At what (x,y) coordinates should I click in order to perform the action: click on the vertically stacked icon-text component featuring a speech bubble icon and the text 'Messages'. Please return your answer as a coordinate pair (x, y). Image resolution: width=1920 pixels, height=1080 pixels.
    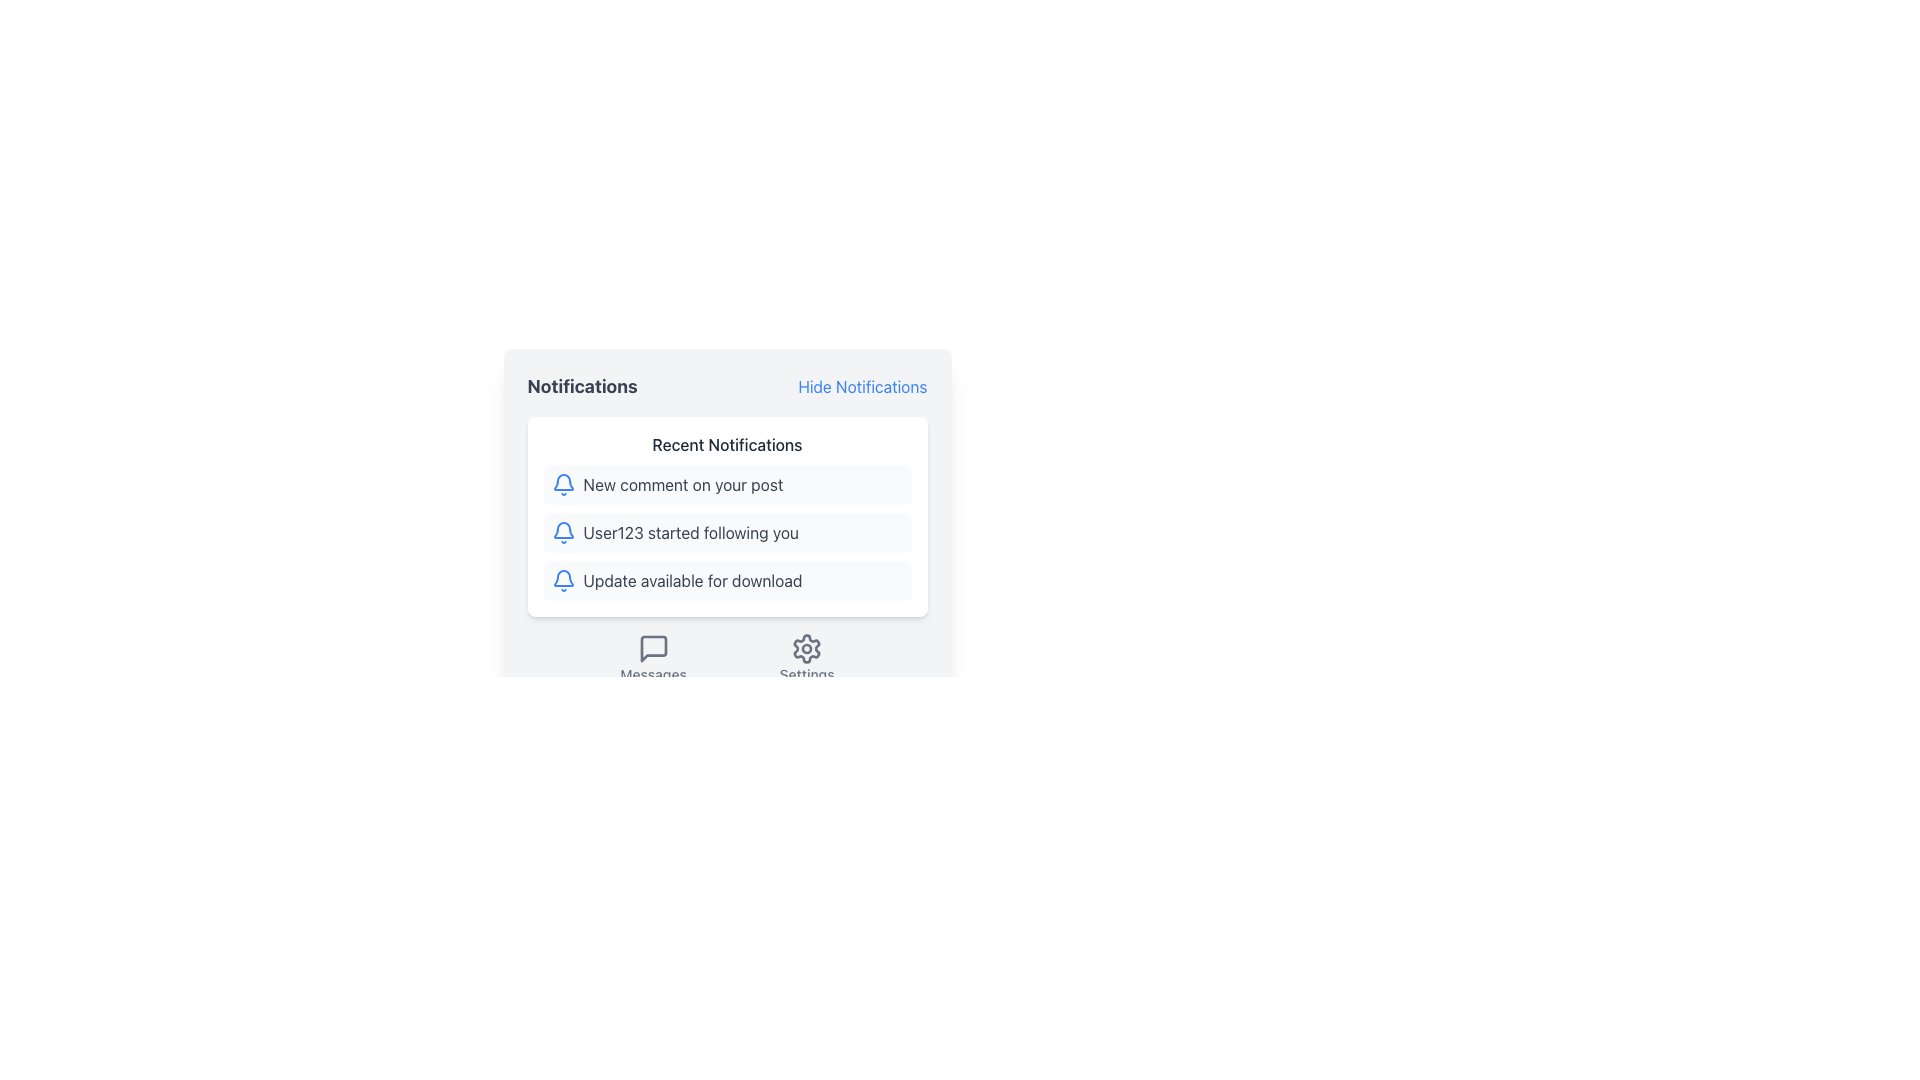
    Looking at the image, I should click on (653, 659).